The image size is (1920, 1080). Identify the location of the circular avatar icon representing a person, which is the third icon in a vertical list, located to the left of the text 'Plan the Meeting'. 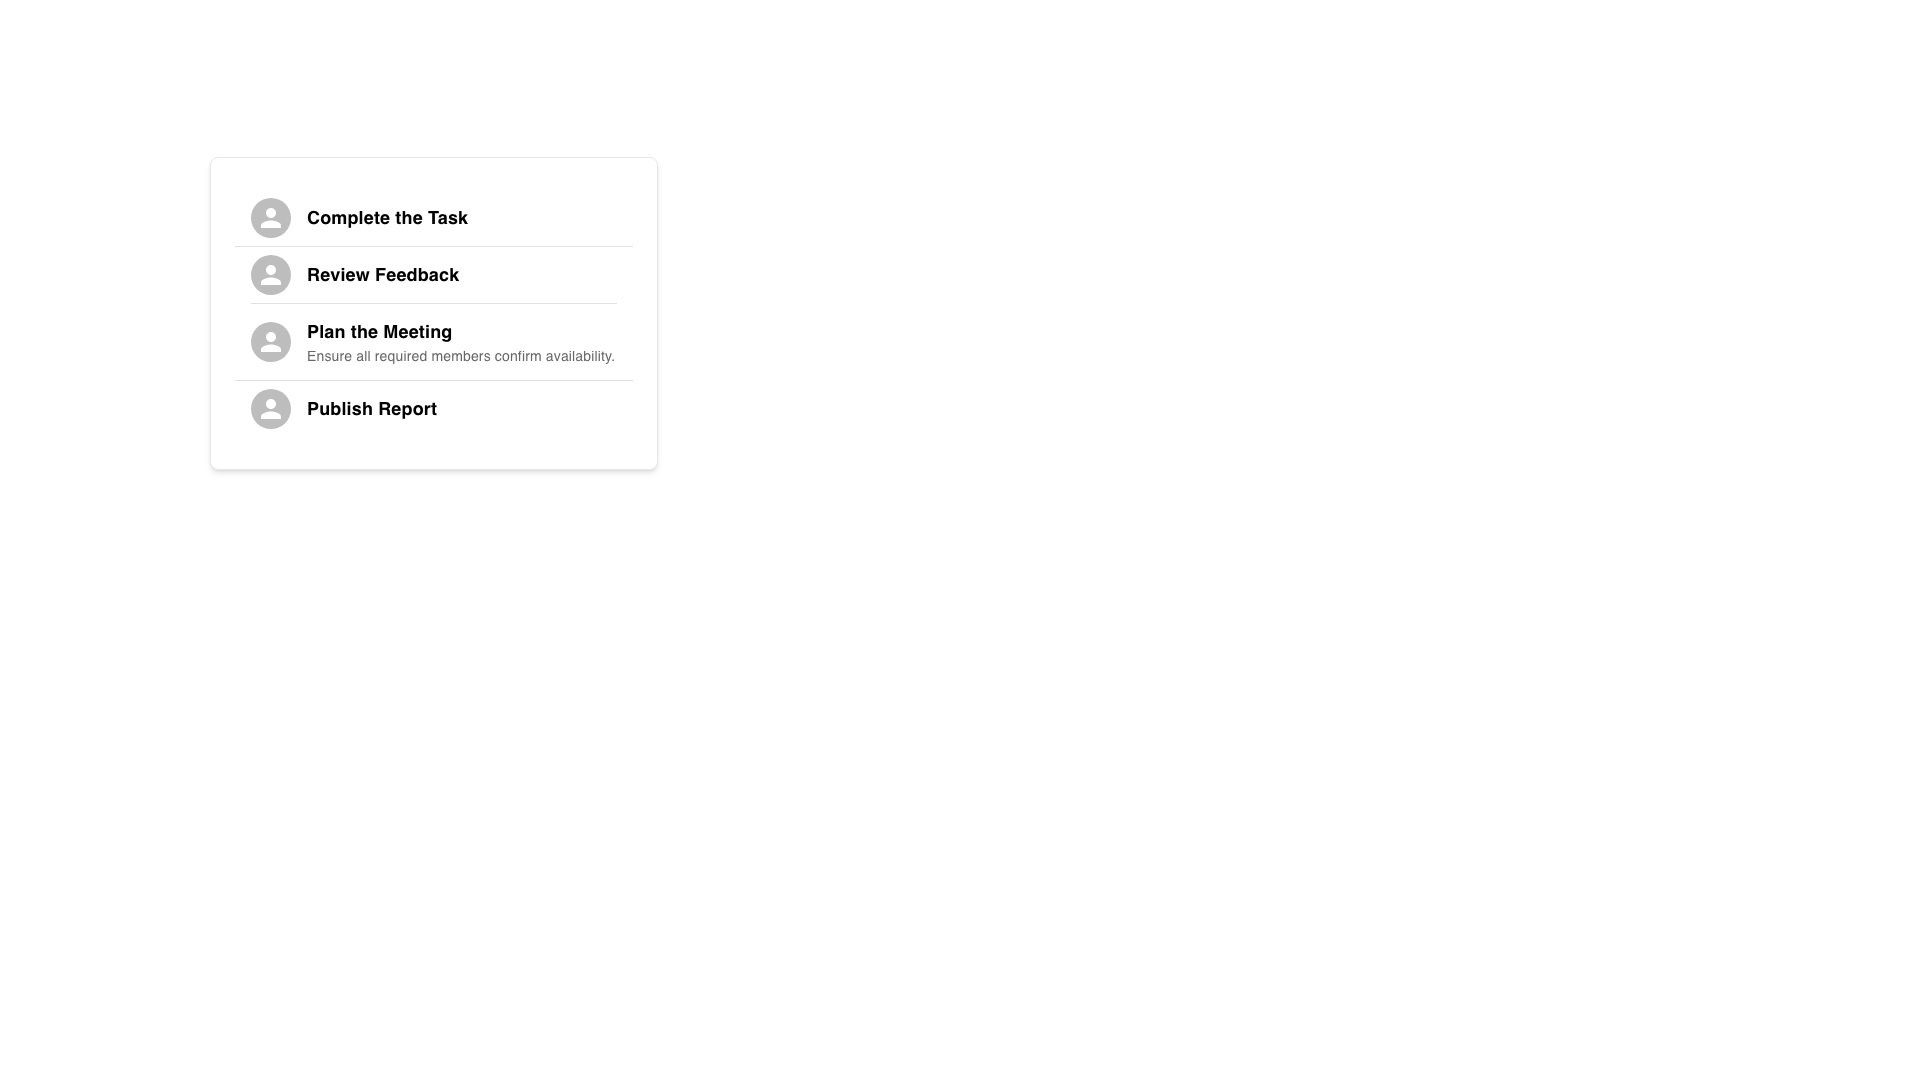
(269, 341).